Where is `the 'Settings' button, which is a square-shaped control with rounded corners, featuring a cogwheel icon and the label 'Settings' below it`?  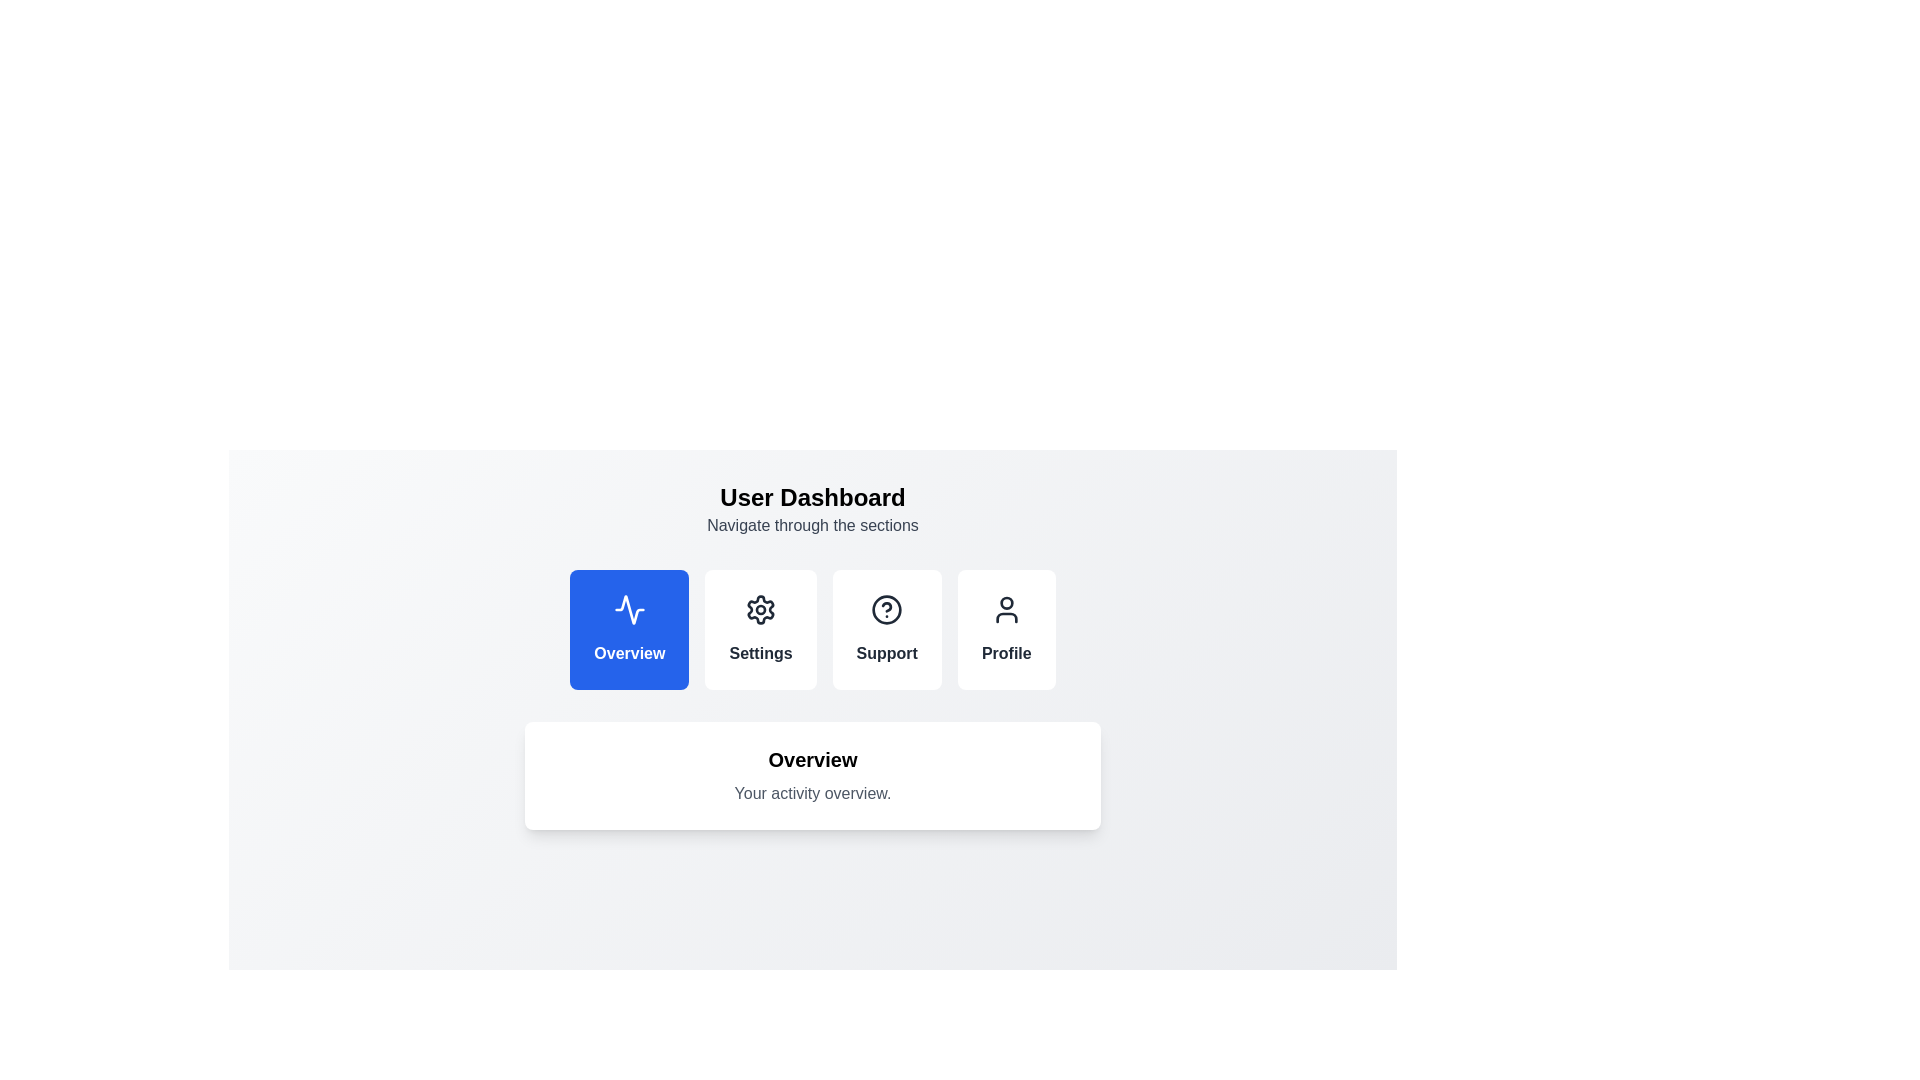 the 'Settings' button, which is a square-shaped control with rounded corners, featuring a cogwheel icon and the label 'Settings' below it is located at coordinates (760, 628).